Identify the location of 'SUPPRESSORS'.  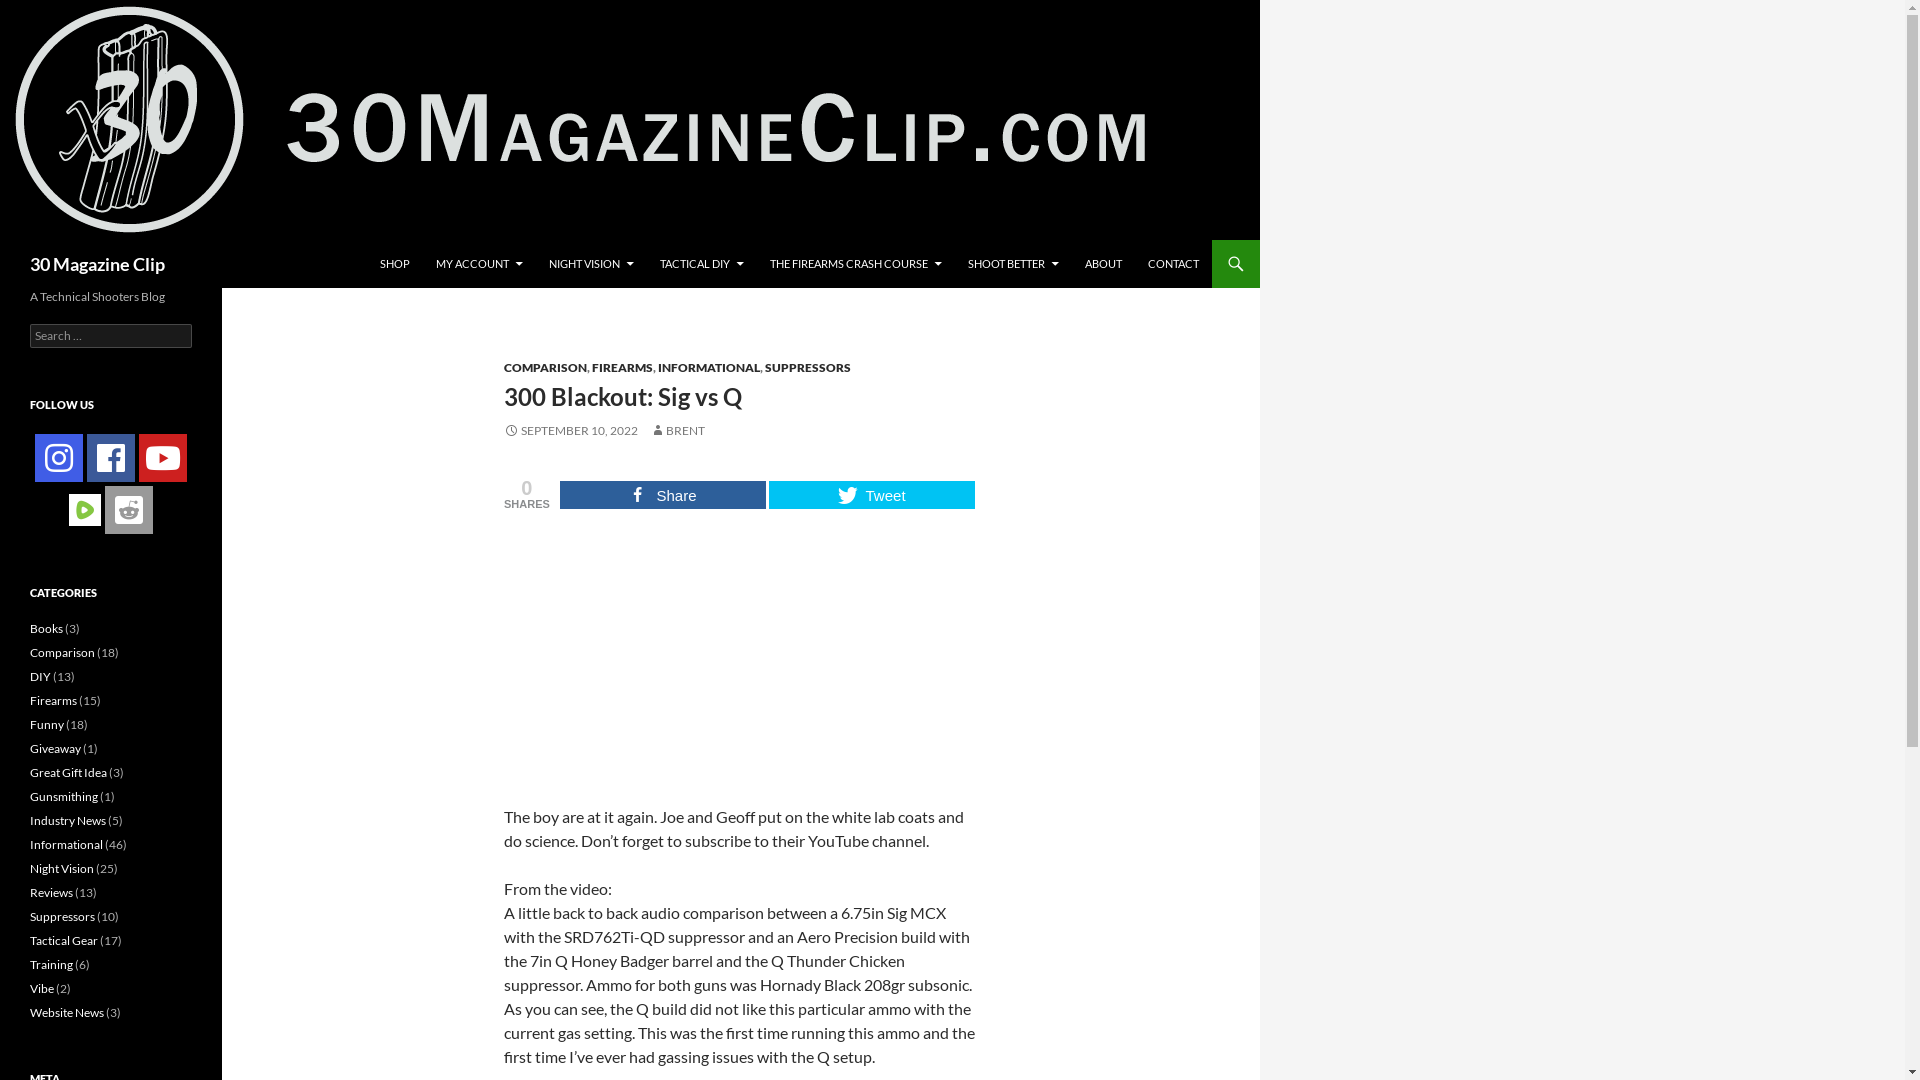
(763, 367).